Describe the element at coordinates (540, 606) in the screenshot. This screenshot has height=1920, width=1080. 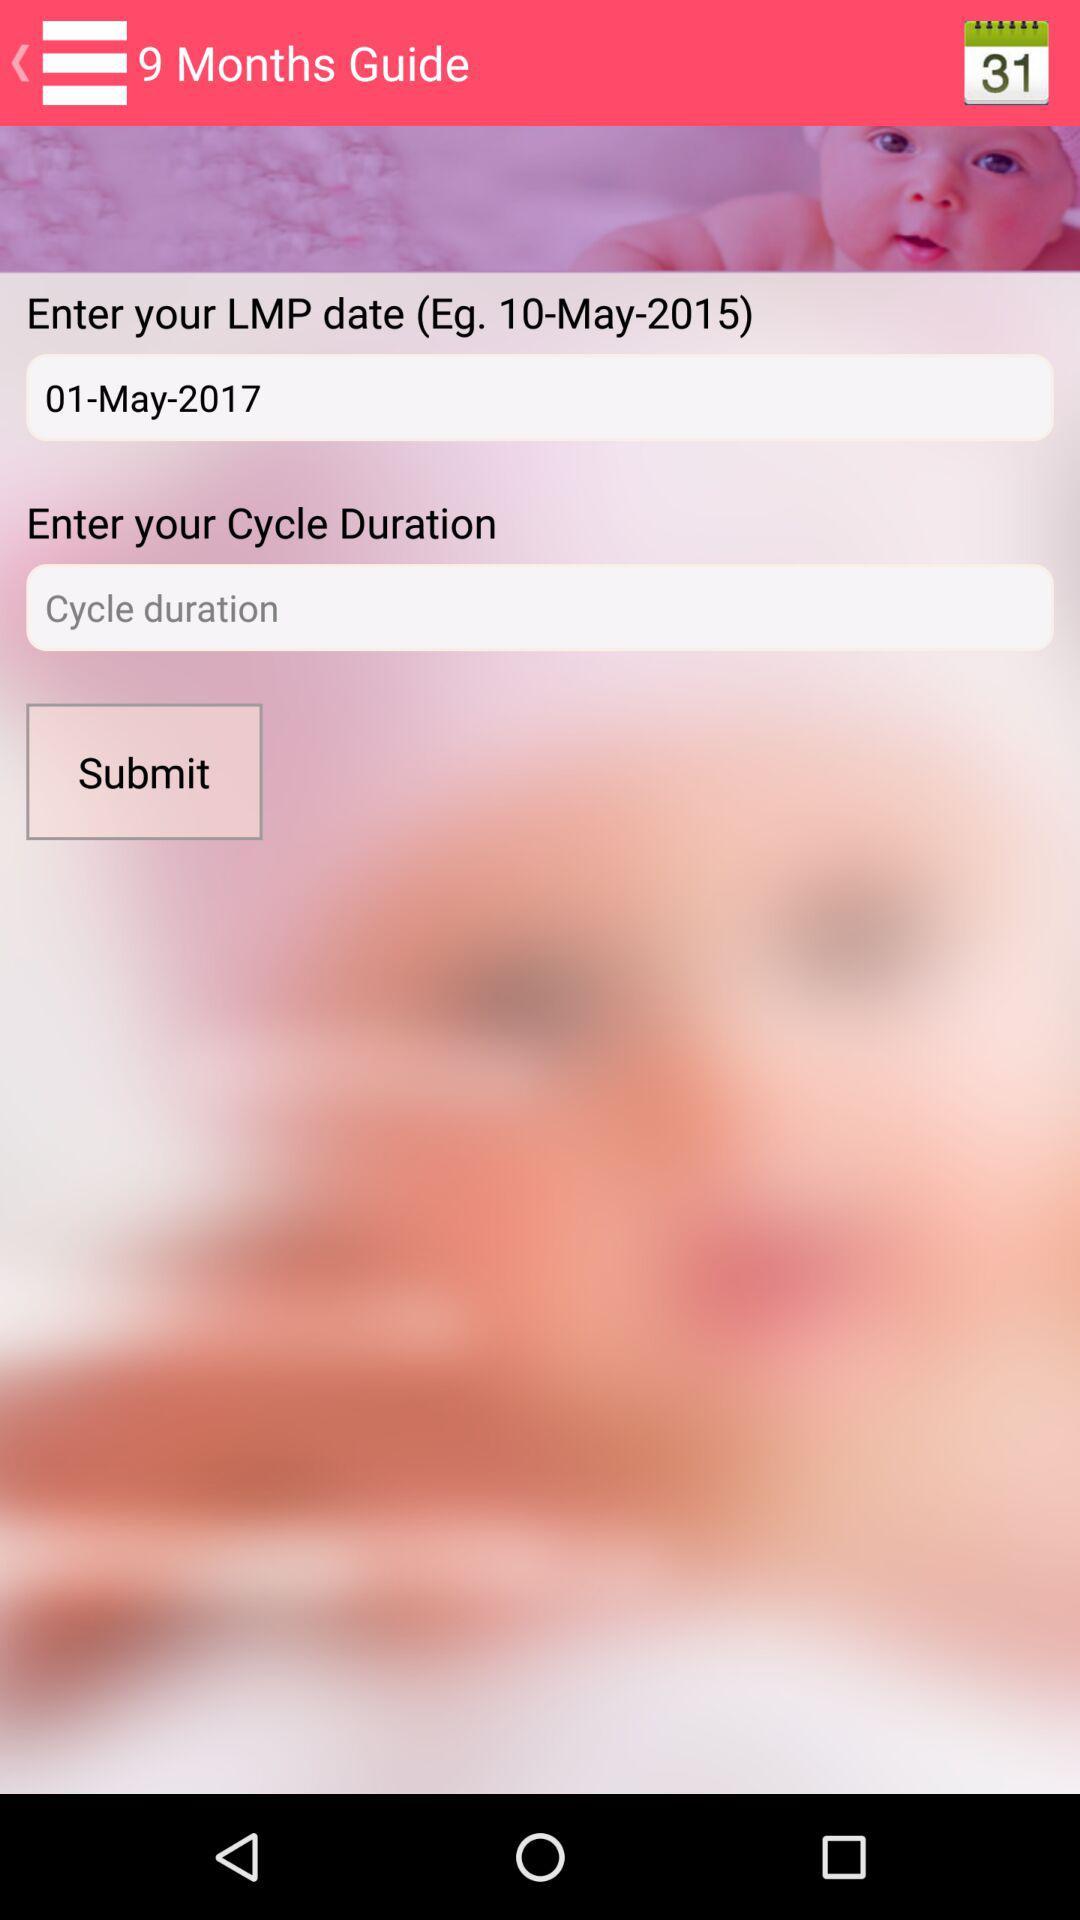
I see `login page` at that location.